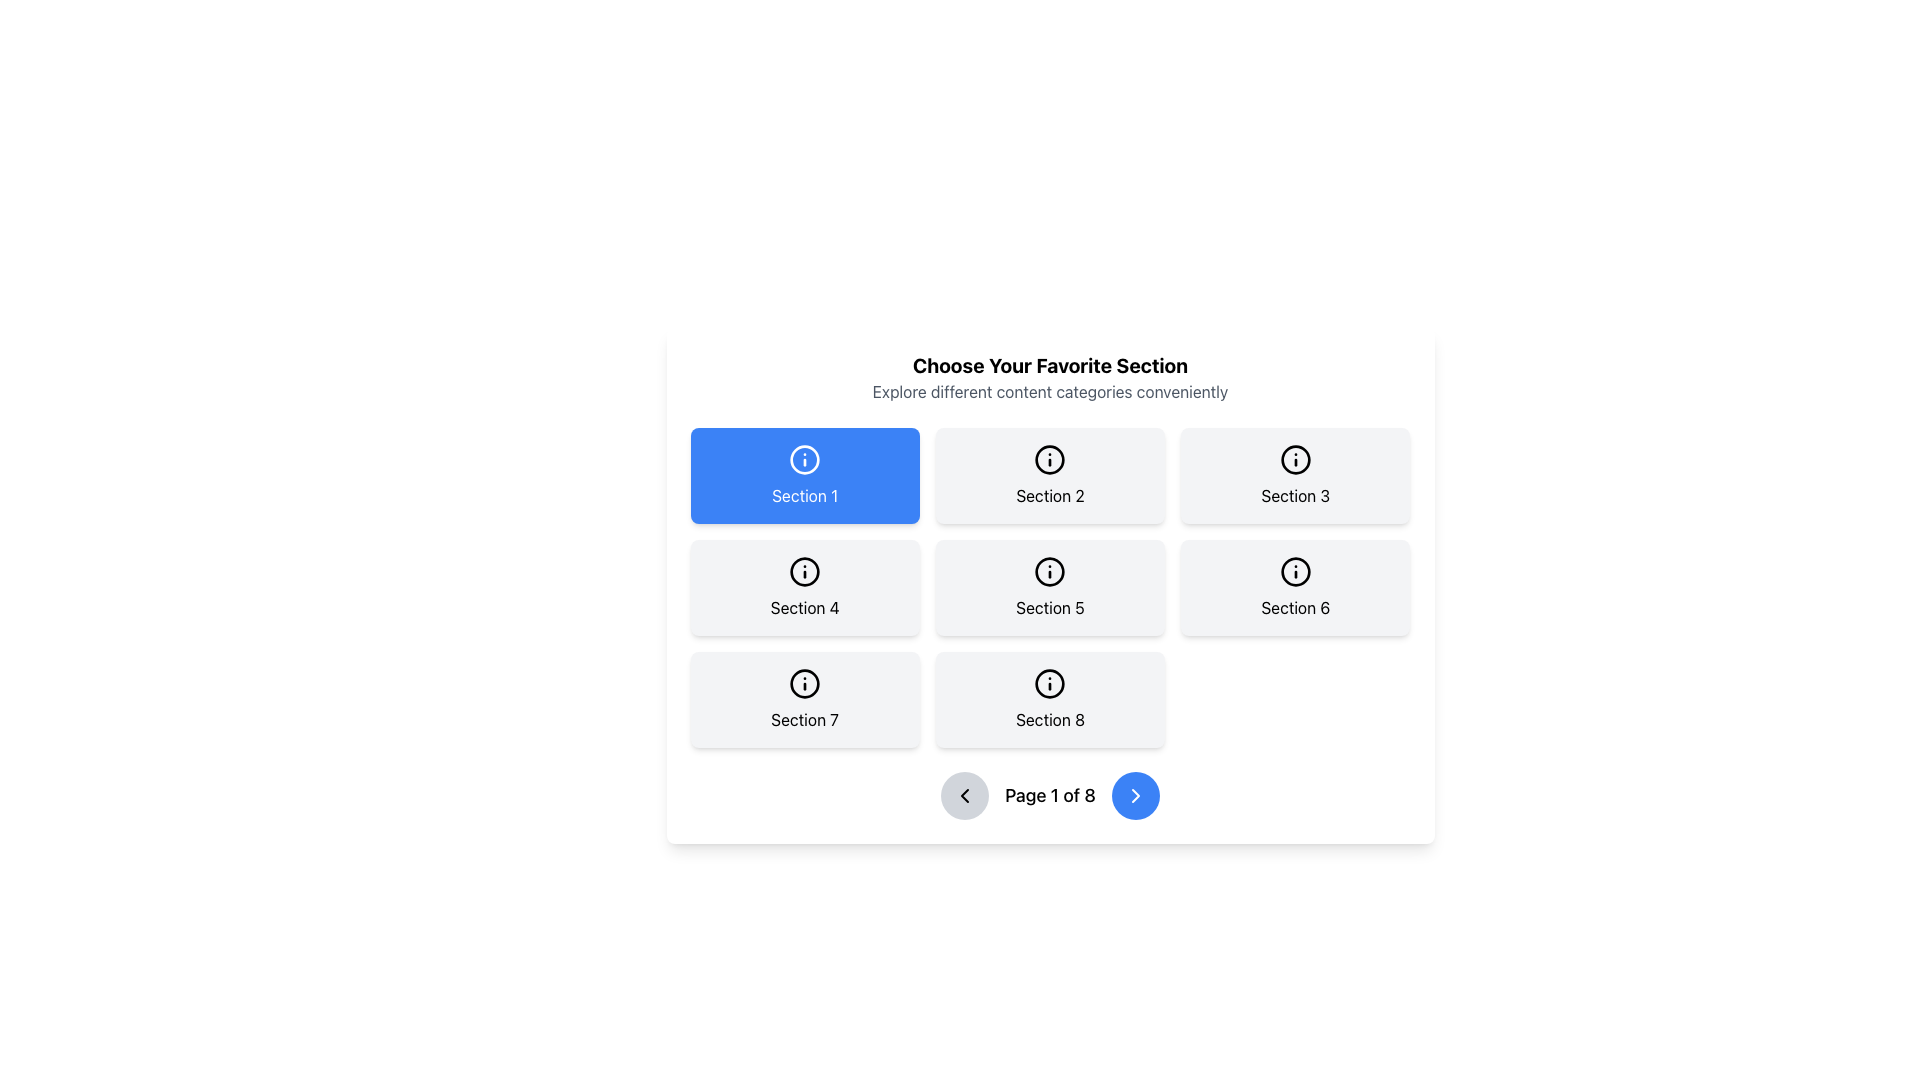  What do you see at coordinates (1295, 586) in the screenshot?
I see `the sixth section card in the grid layout` at bounding box center [1295, 586].